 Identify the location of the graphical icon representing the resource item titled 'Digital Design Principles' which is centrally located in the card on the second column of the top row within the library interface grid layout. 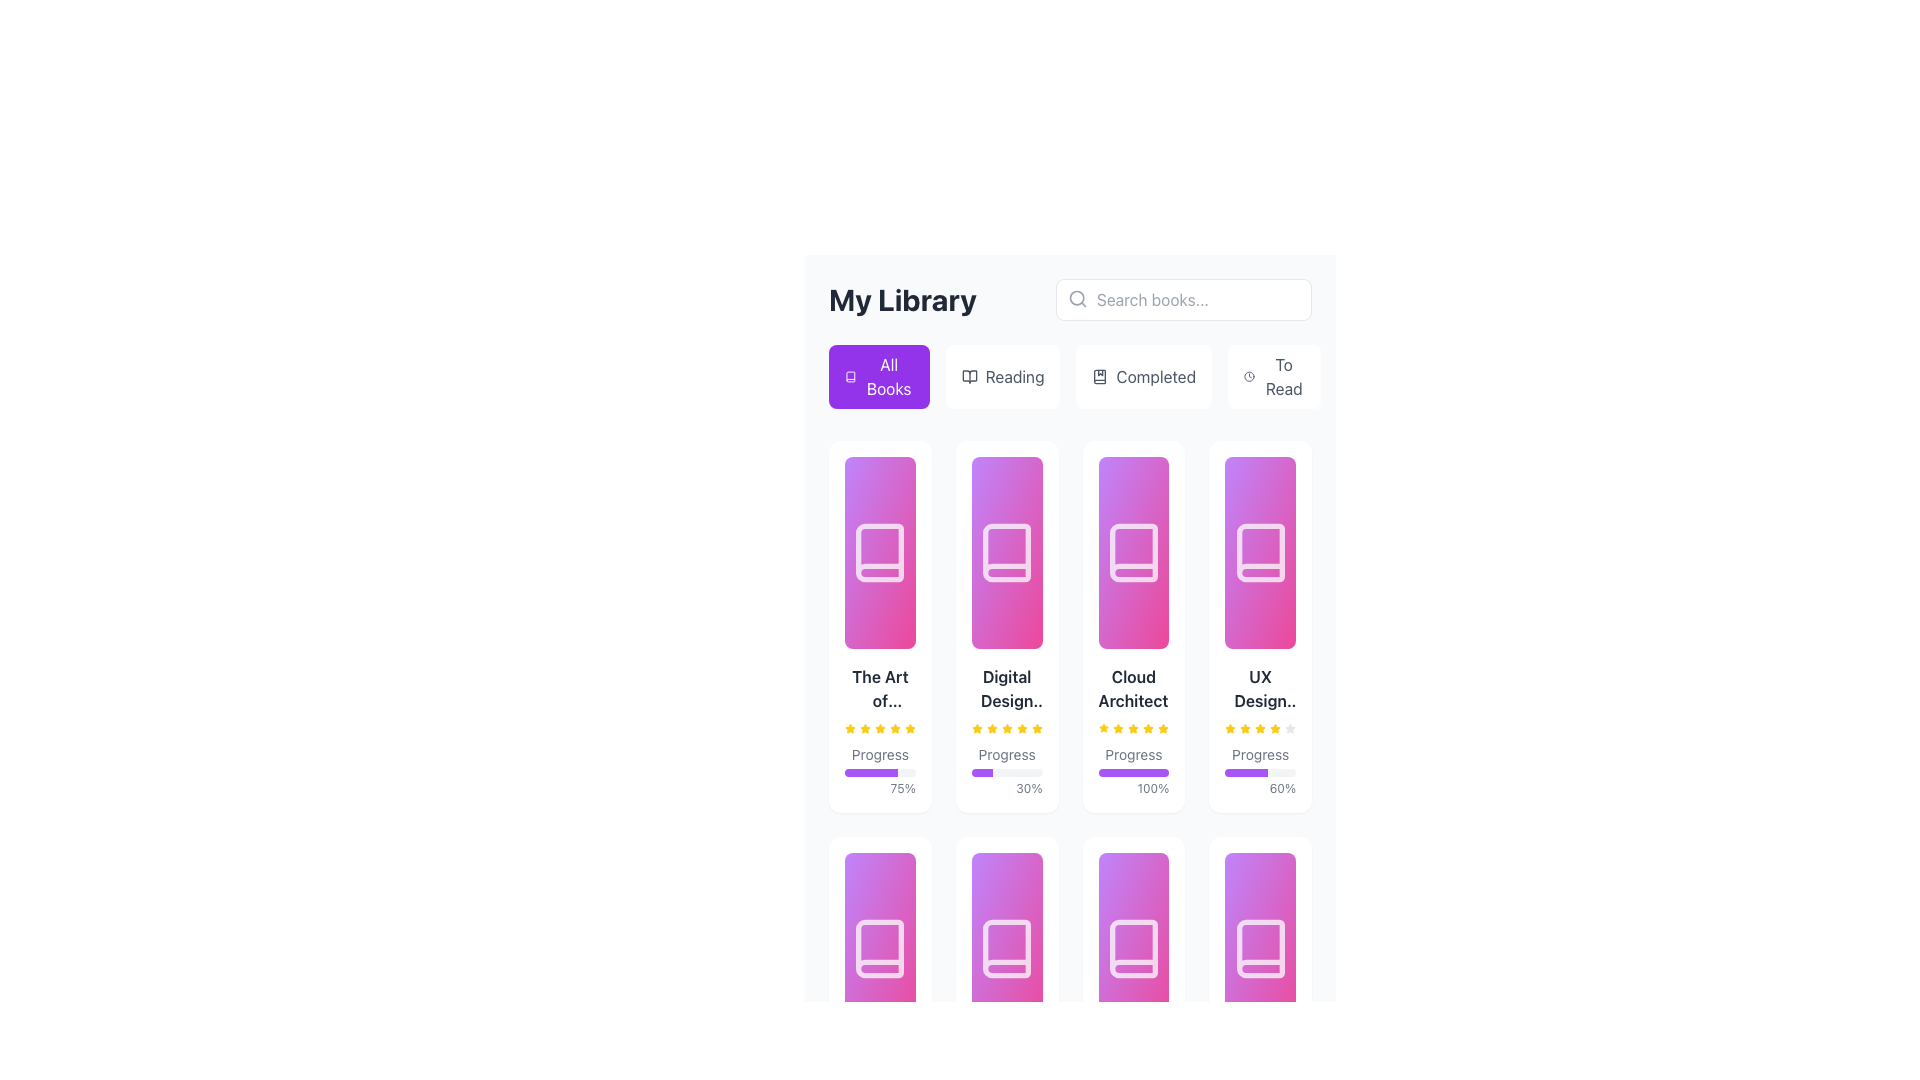
(1007, 552).